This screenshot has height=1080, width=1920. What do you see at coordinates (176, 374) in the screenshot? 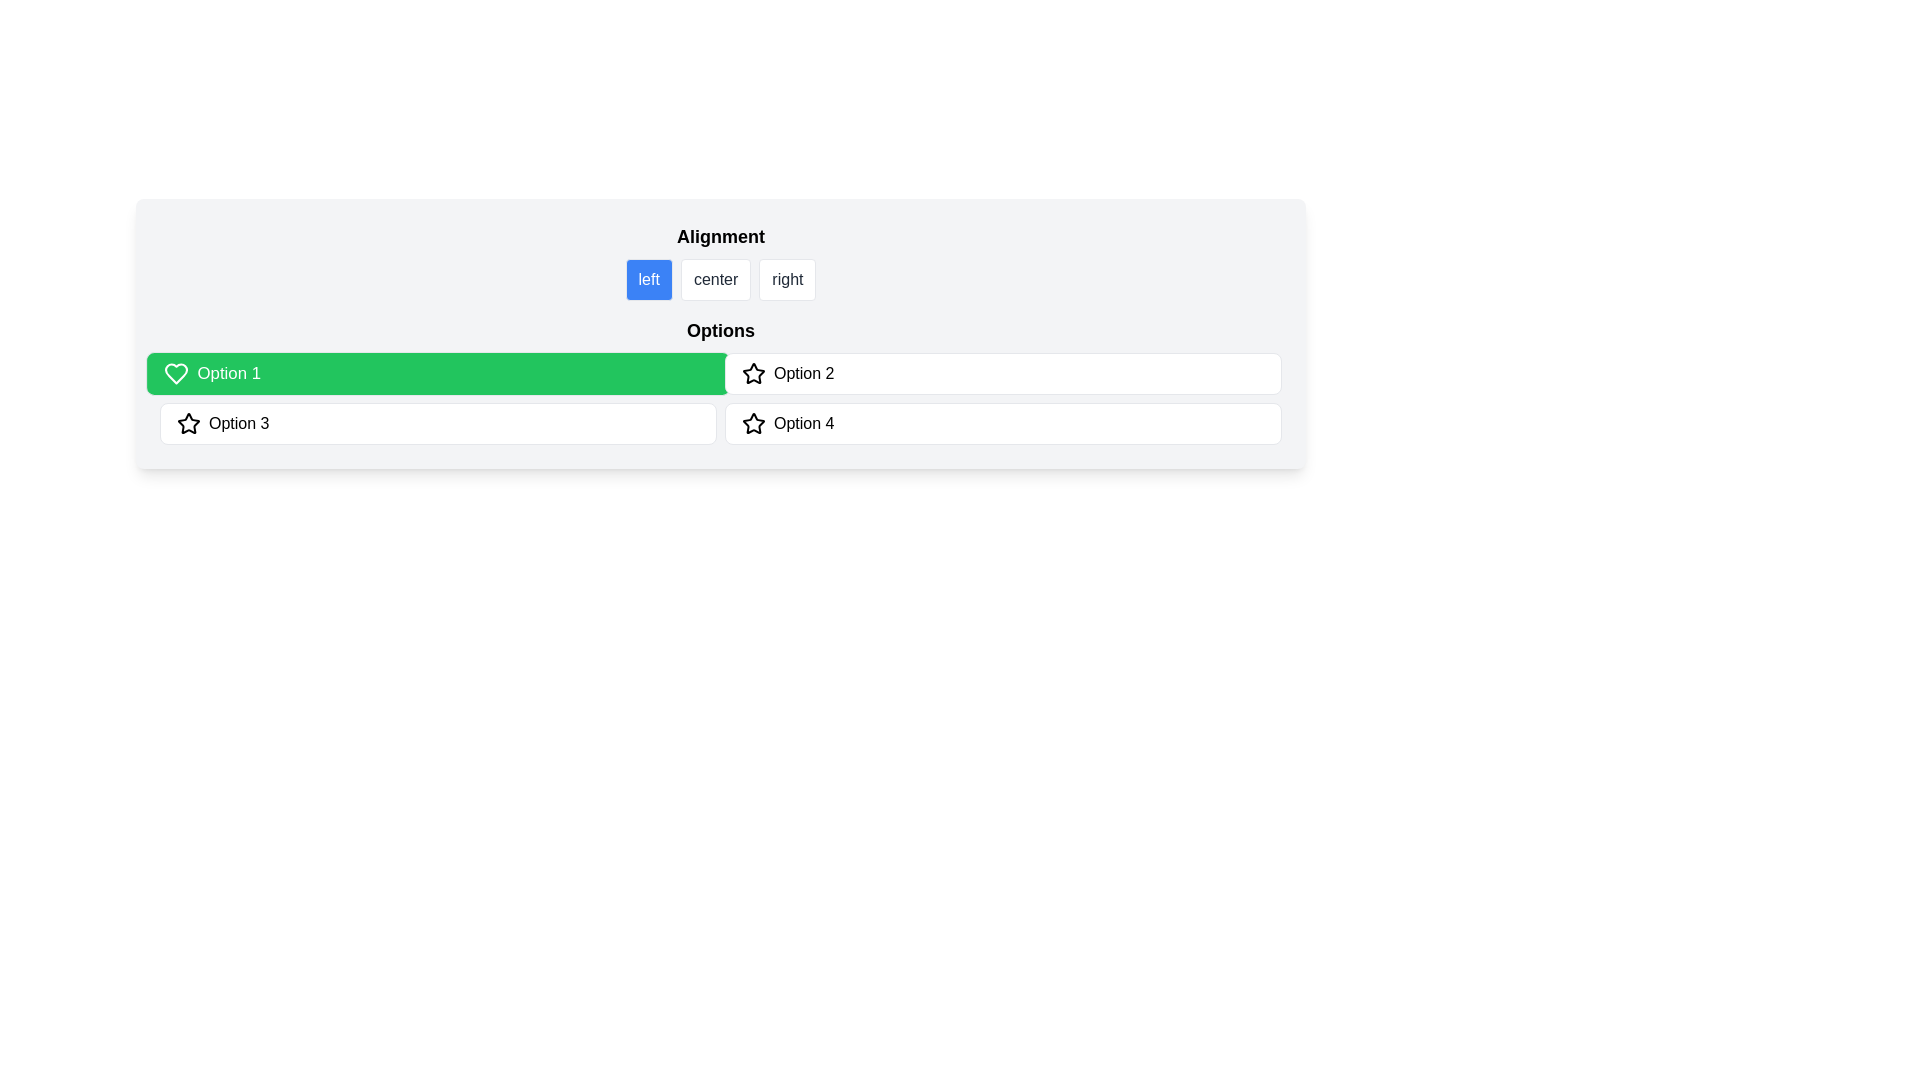
I see `the heart-shaped icon inside the button labeled 'Option 1' to prepare for keyboard input interaction` at bounding box center [176, 374].